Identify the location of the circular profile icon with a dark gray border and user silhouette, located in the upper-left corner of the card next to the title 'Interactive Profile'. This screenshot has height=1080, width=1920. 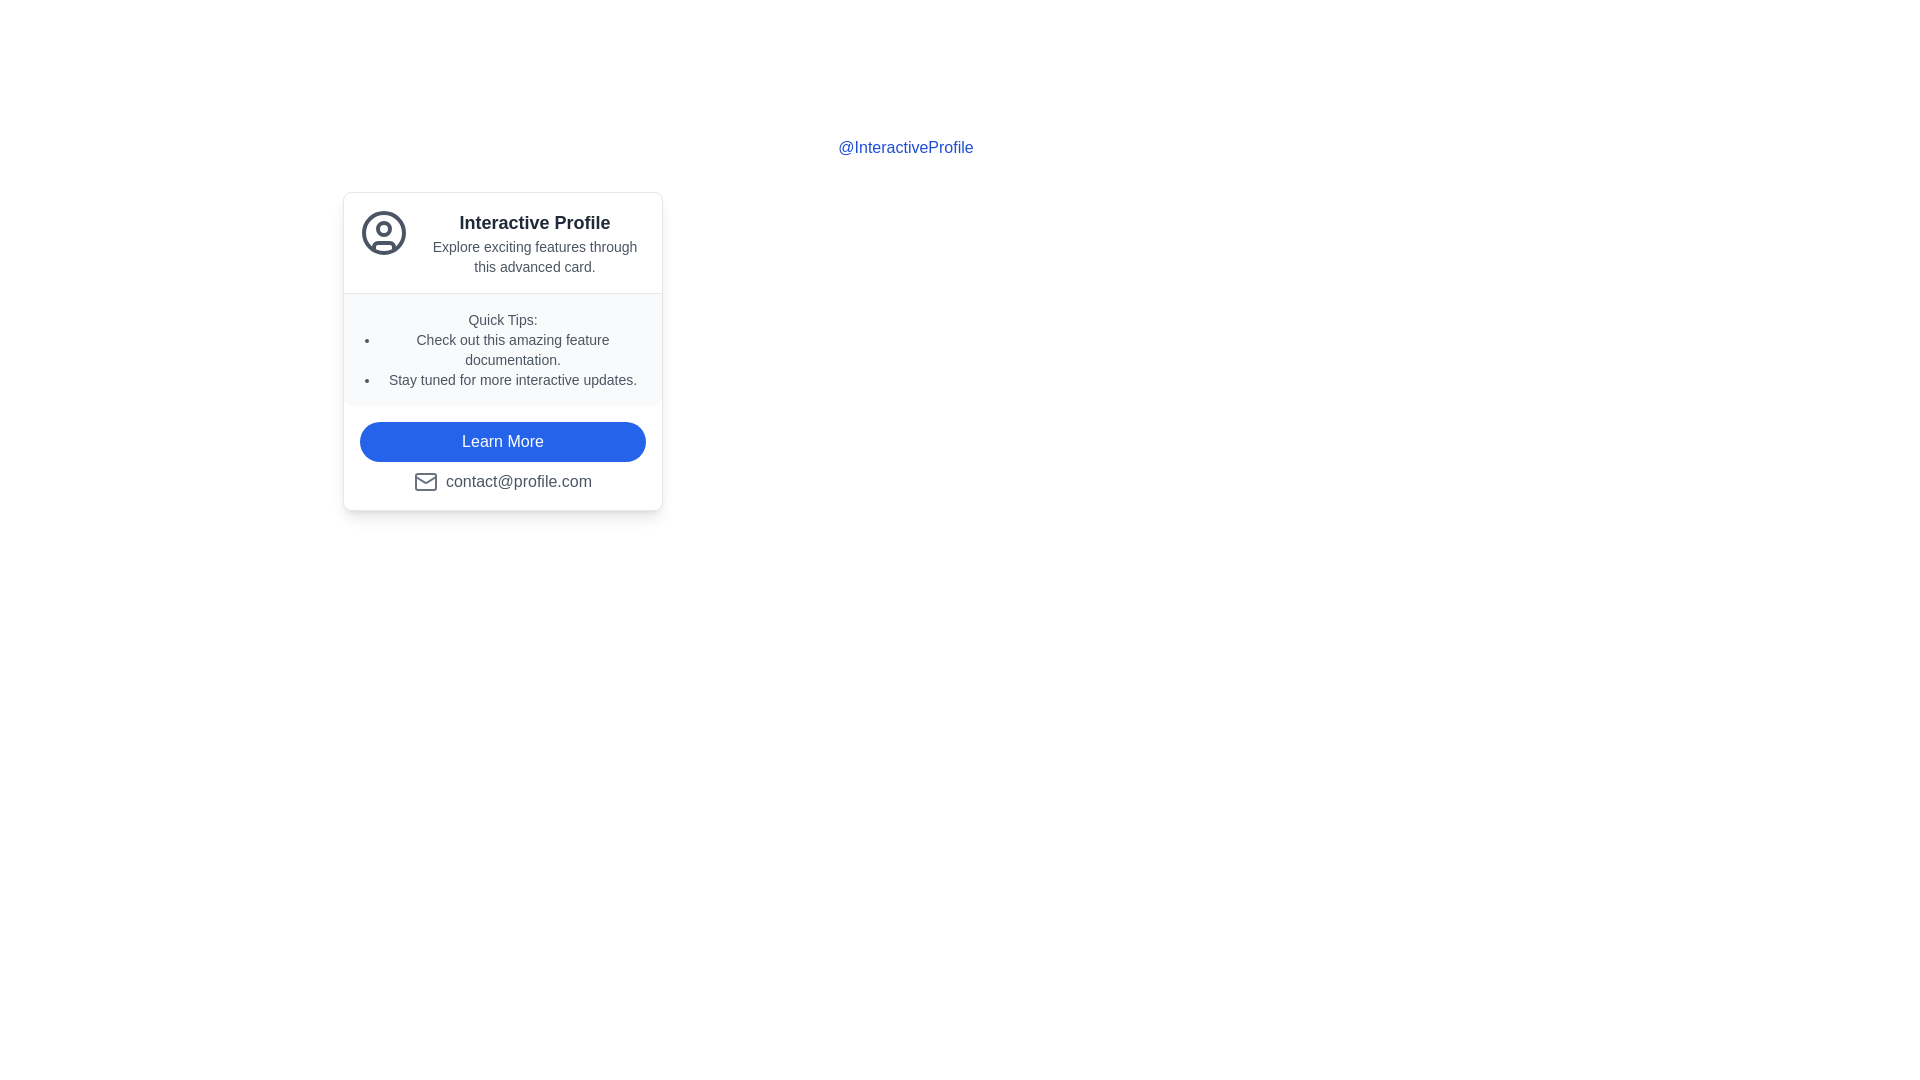
(384, 242).